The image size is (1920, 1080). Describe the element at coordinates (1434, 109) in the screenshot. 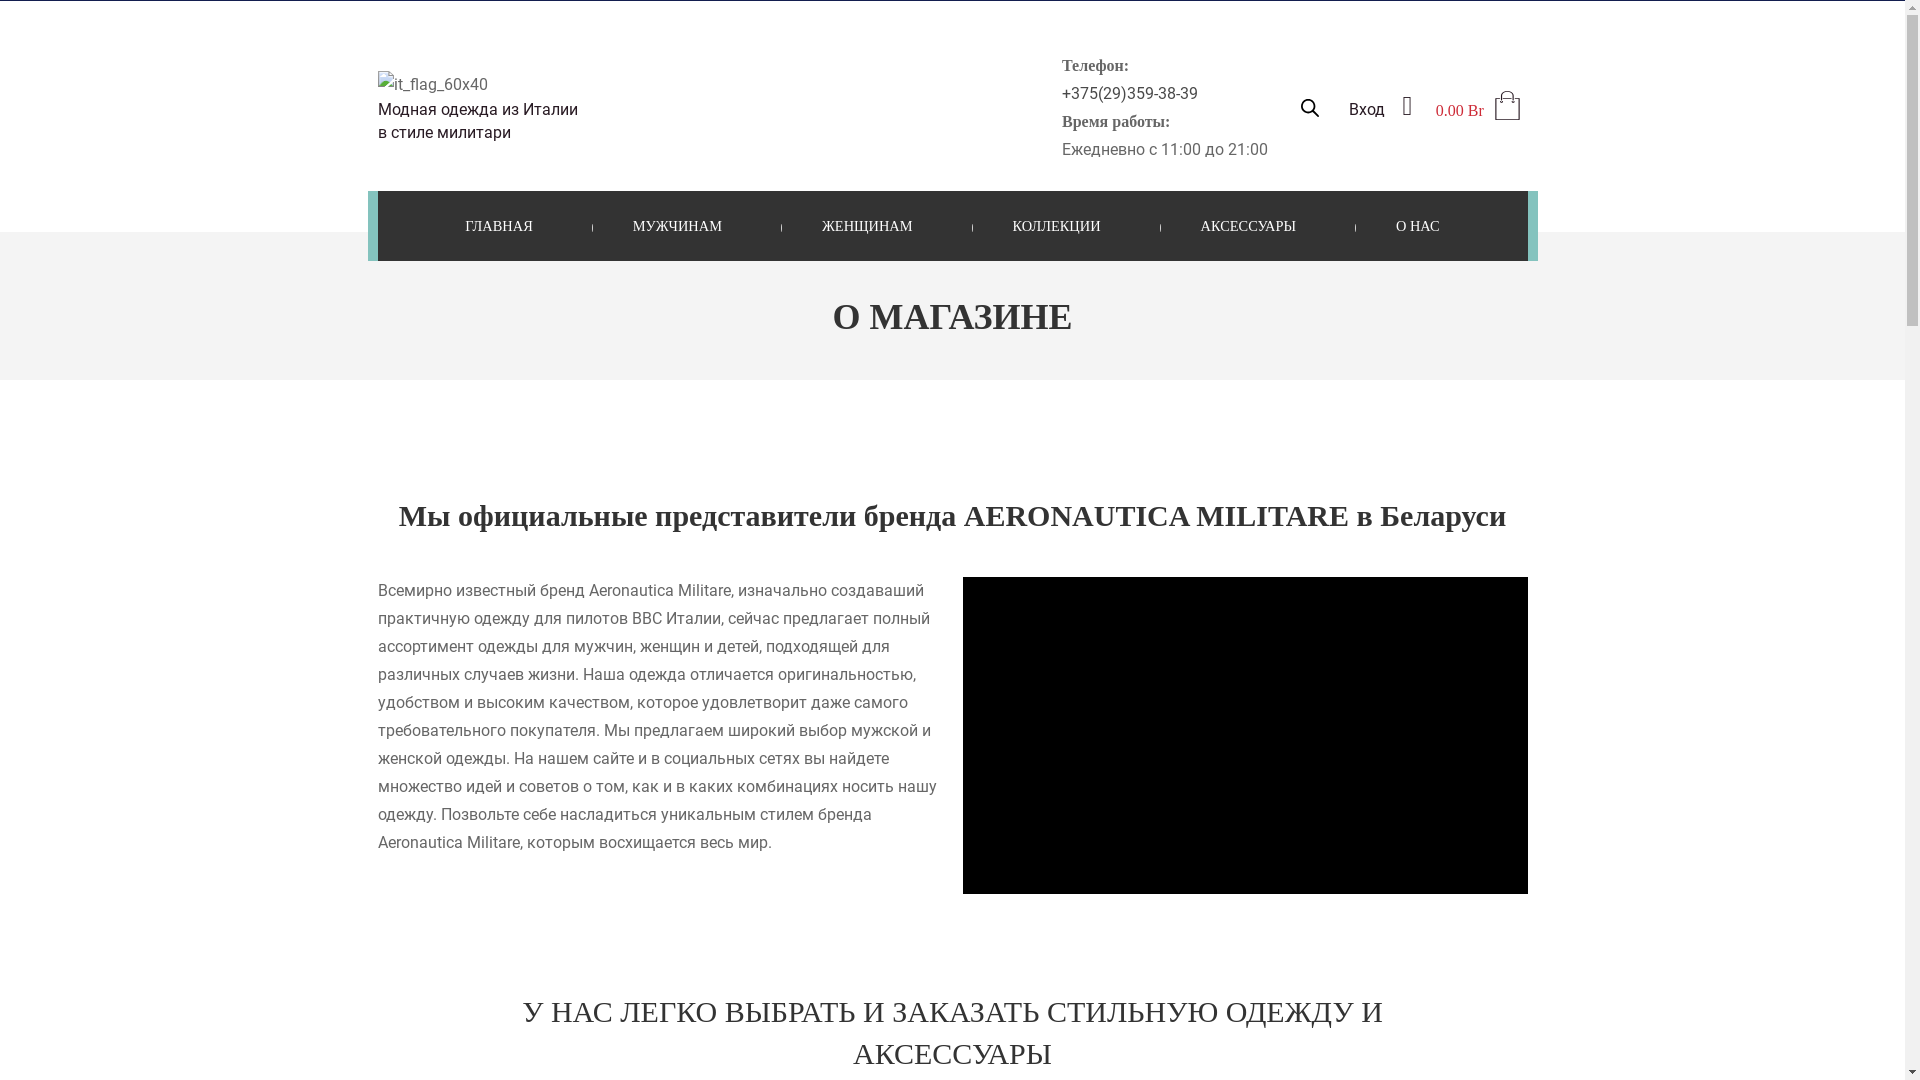

I see `'0.00 Br'` at that location.